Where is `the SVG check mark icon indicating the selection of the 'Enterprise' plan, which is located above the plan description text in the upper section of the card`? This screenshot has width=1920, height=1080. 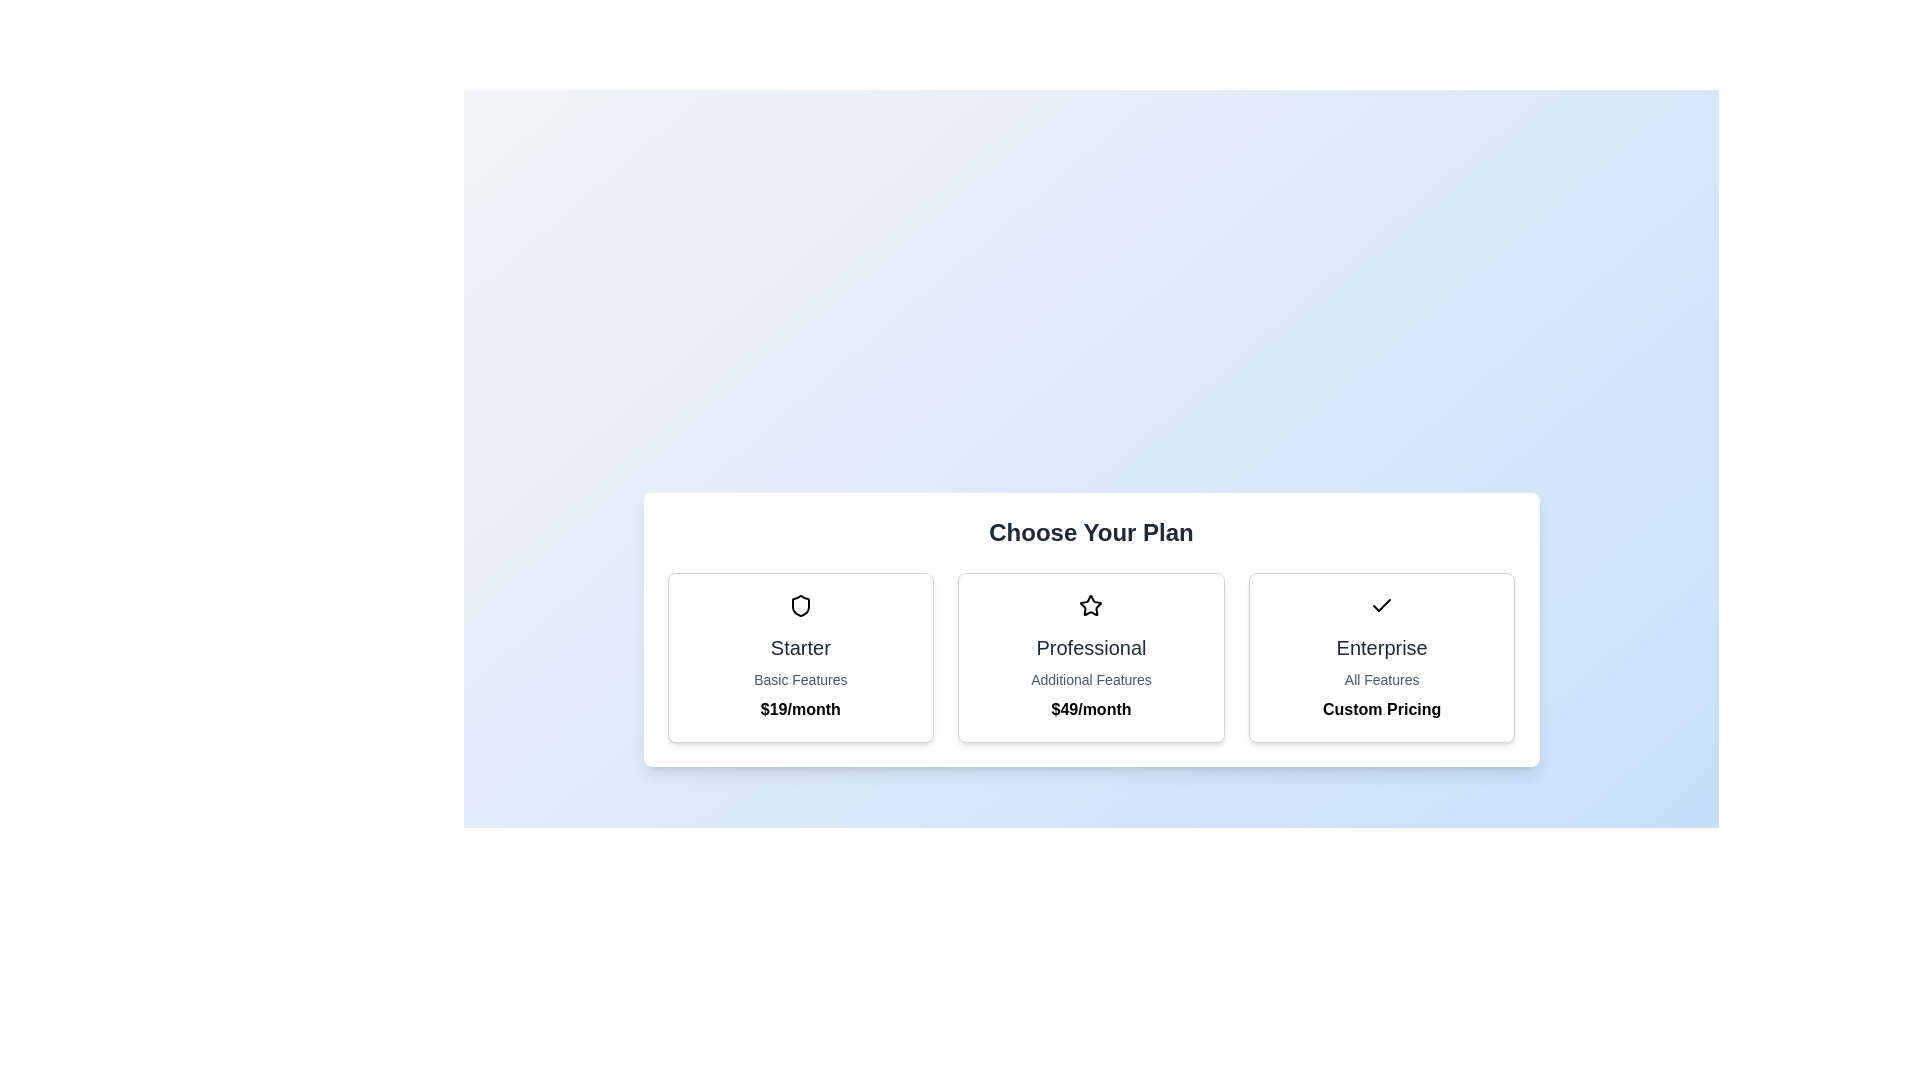
the SVG check mark icon indicating the selection of the 'Enterprise' plan, which is located above the plan description text in the upper section of the card is located at coordinates (1381, 604).